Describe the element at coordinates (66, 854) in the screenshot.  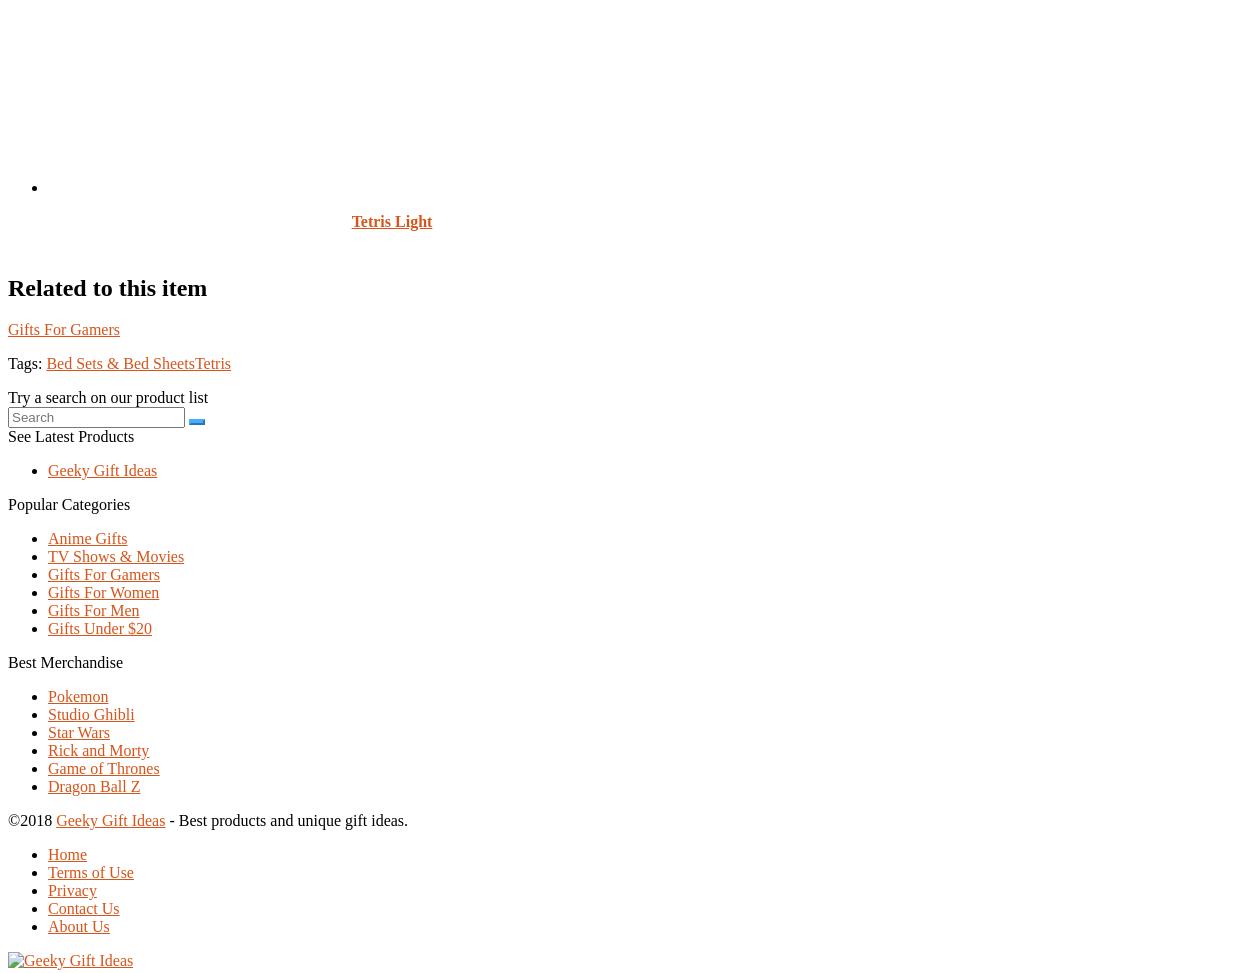
I see `'Home'` at that location.